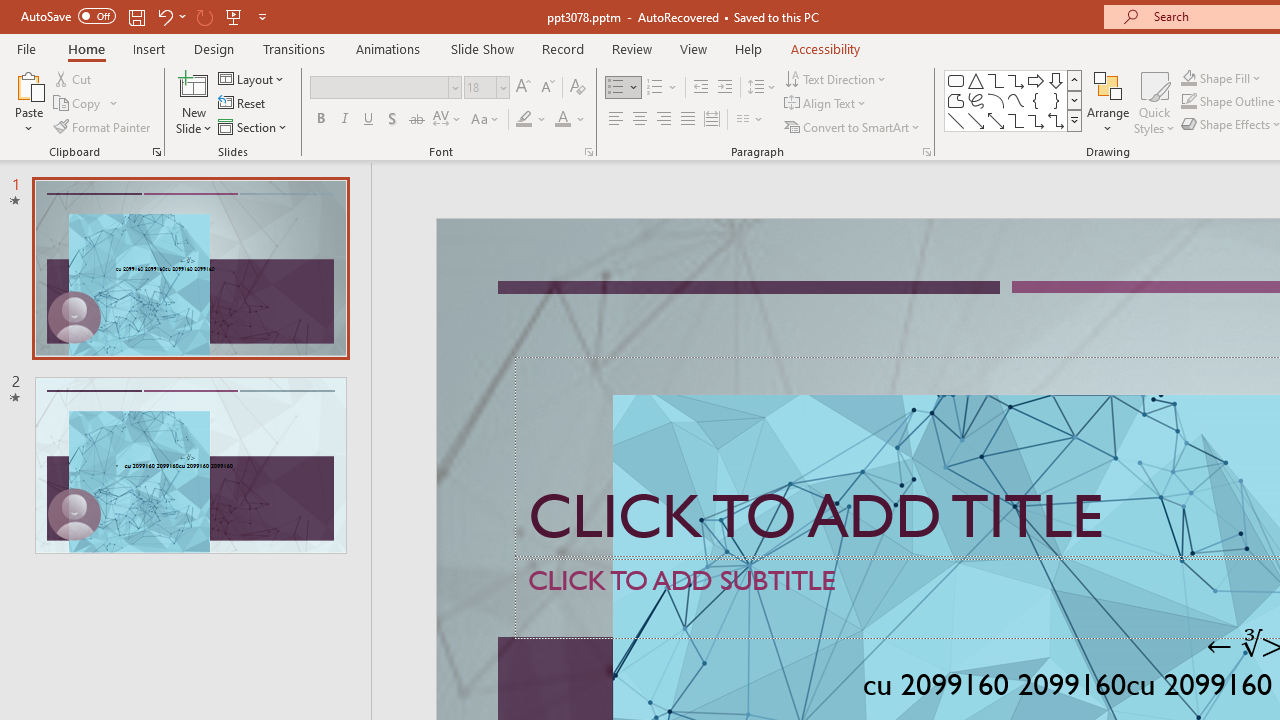 The image size is (1280, 720). What do you see at coordinates (688, 119) in the screenshot?
I see `'Justify'` at bounding box center [688, 119].